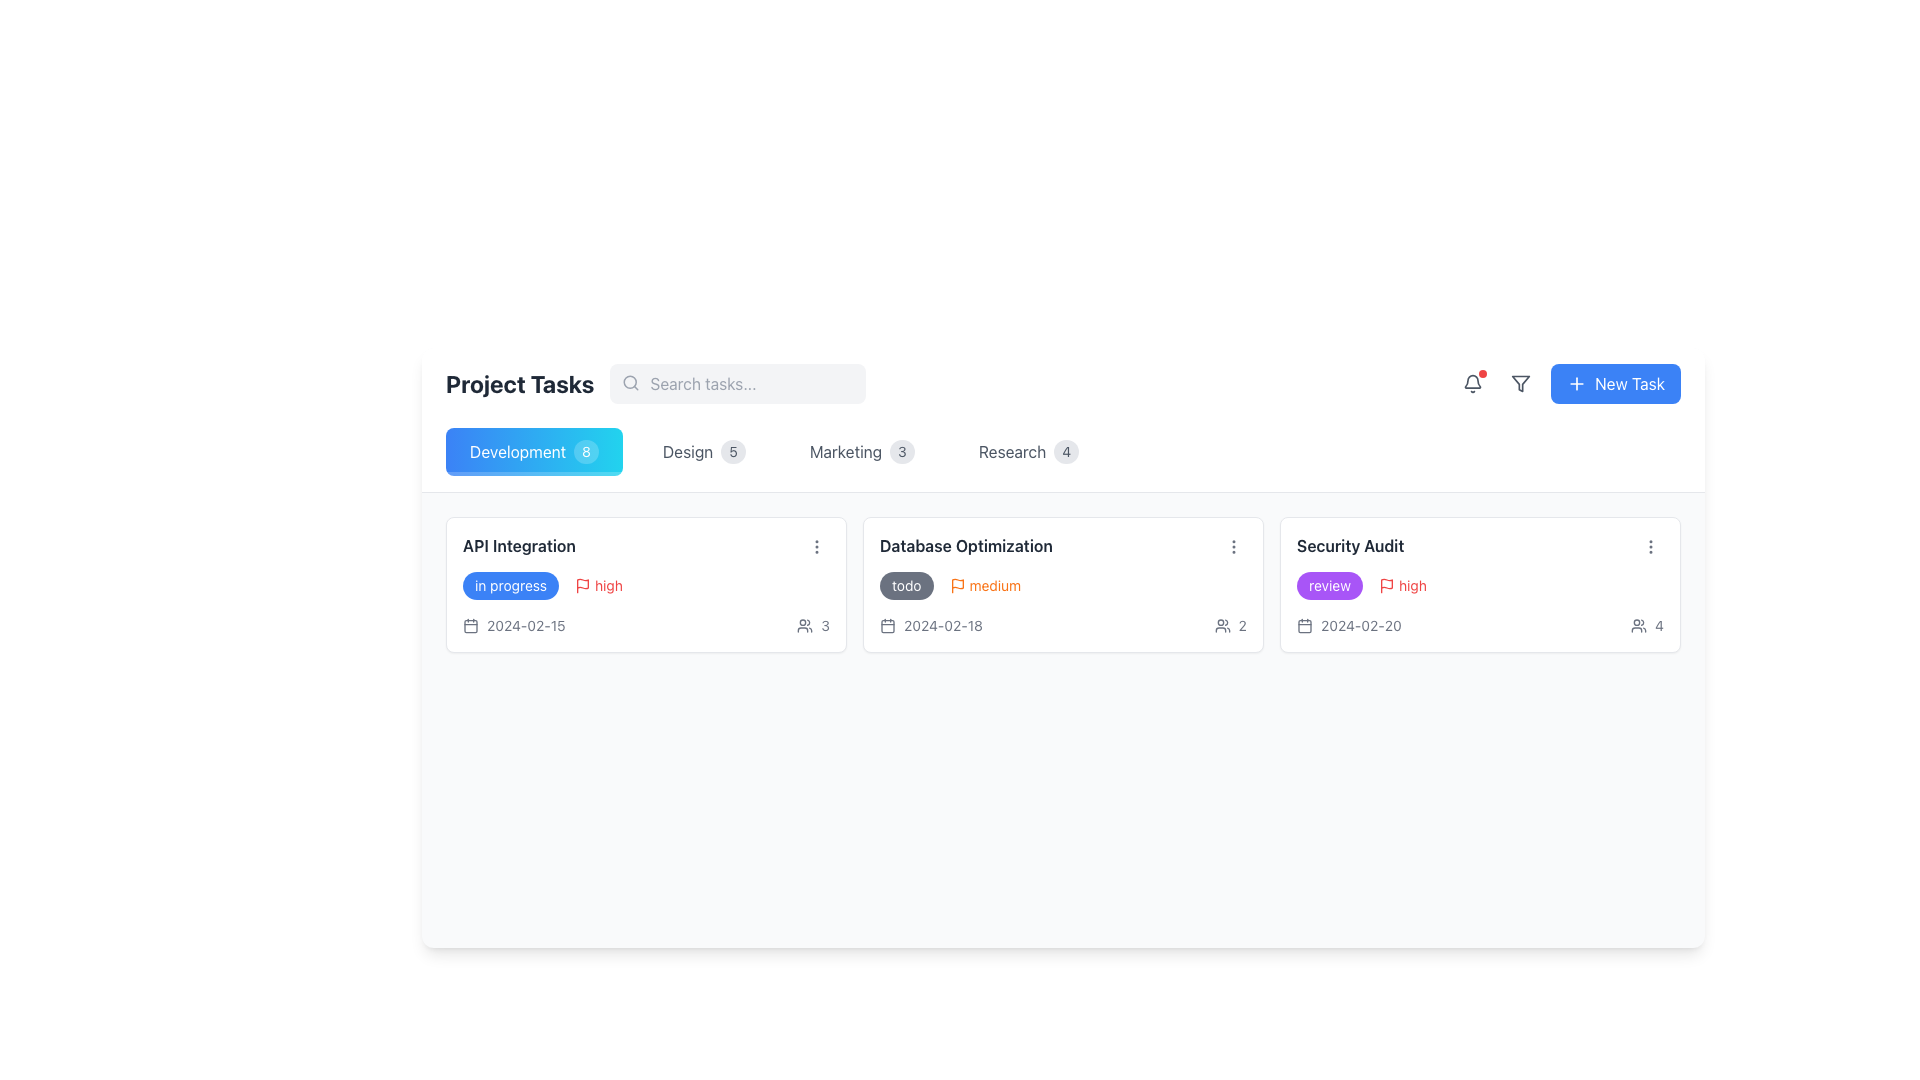  I want to click on the first task card, so click(646, 585).